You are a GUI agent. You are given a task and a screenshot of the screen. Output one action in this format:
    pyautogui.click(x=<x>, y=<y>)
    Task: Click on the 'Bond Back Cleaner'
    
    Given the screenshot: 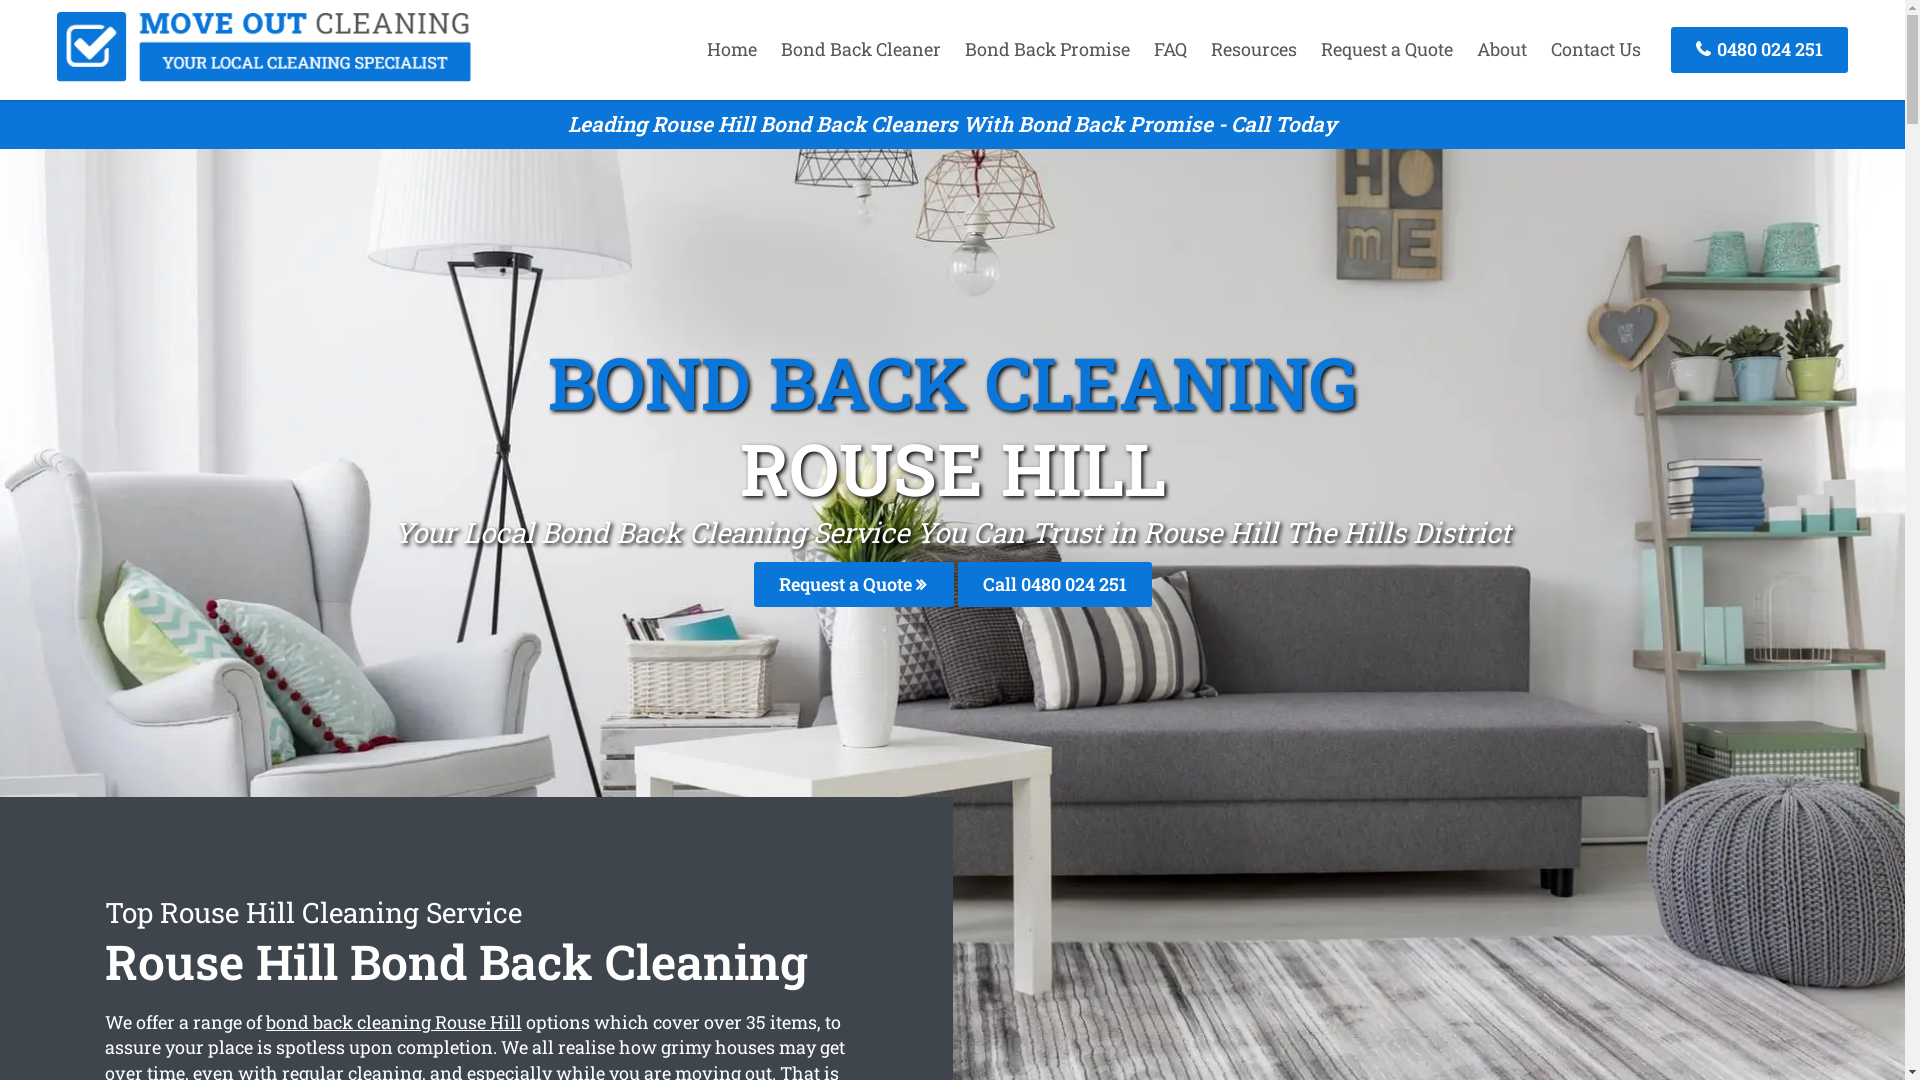 What is the action you would take?
    pyautogui.click(x=860, y=48)
    